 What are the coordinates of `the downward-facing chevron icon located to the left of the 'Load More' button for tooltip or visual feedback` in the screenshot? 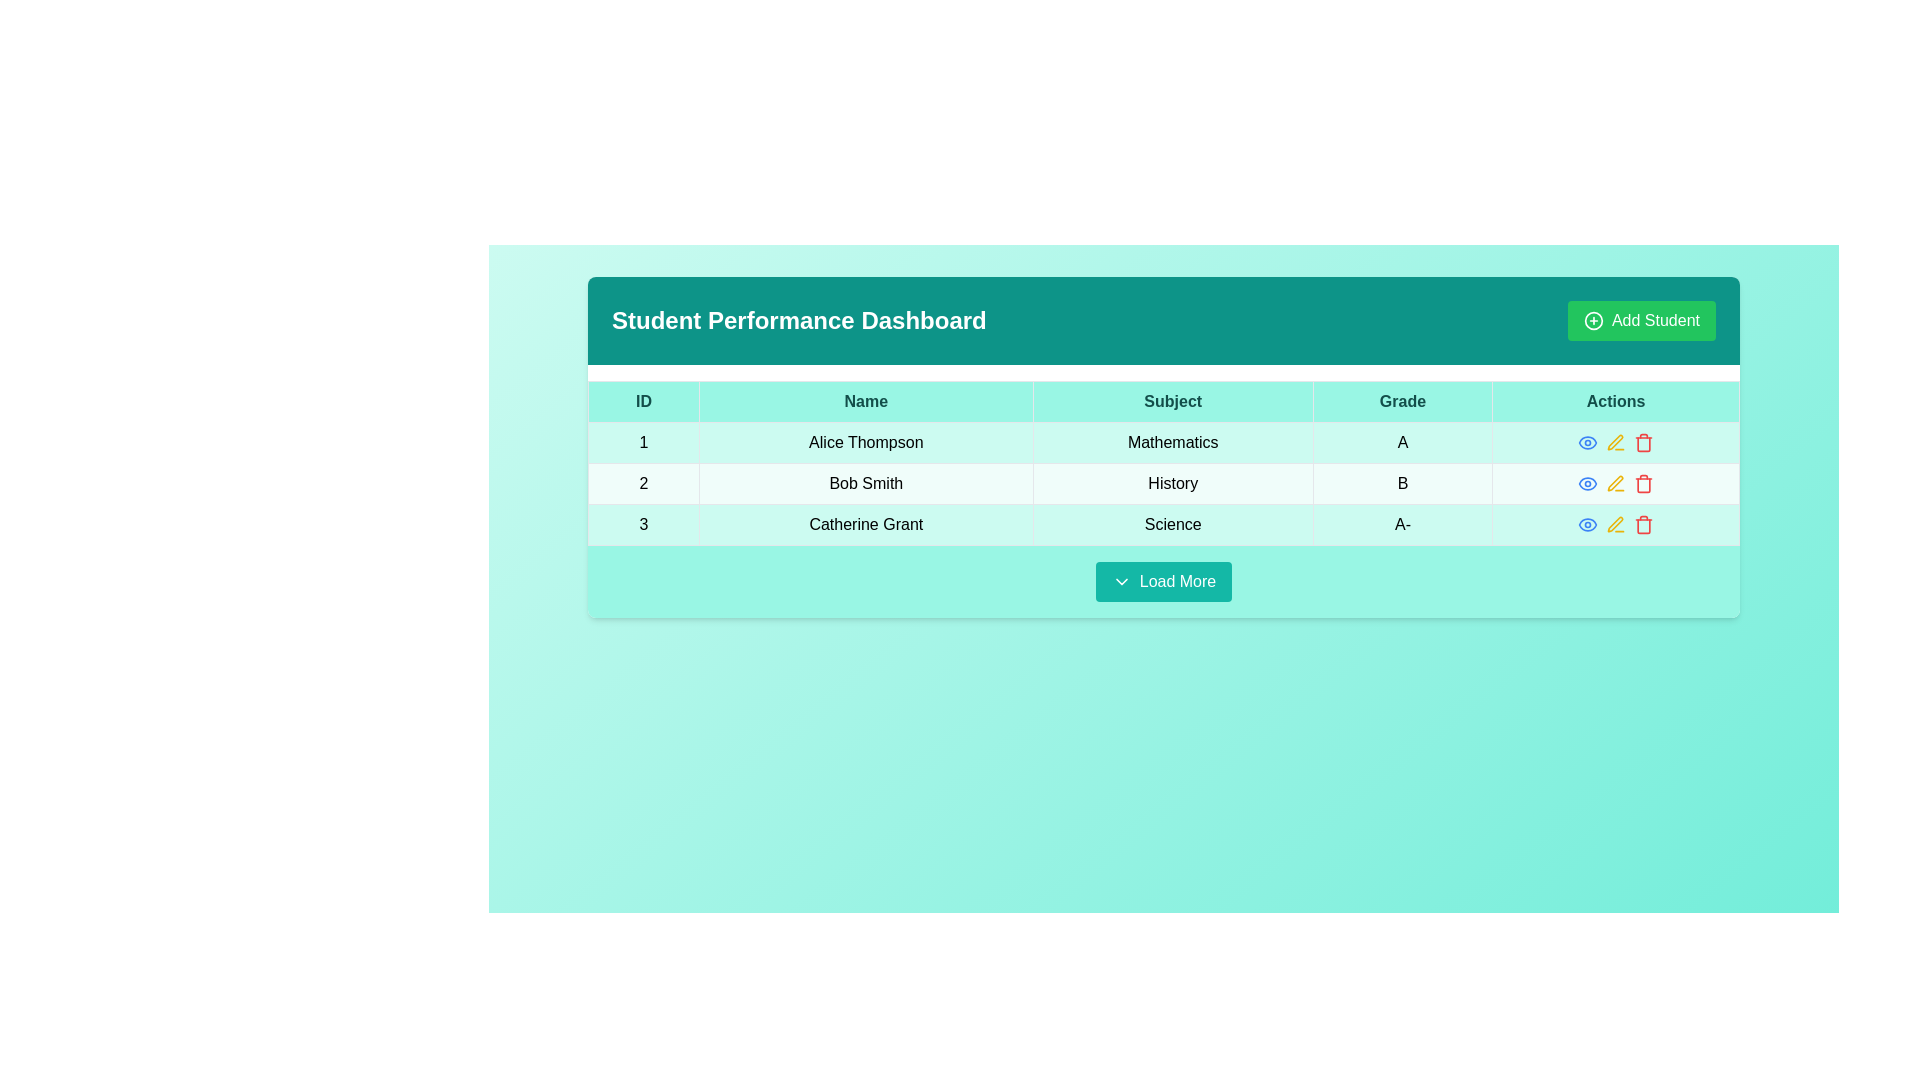 It's located at (1121, 582).